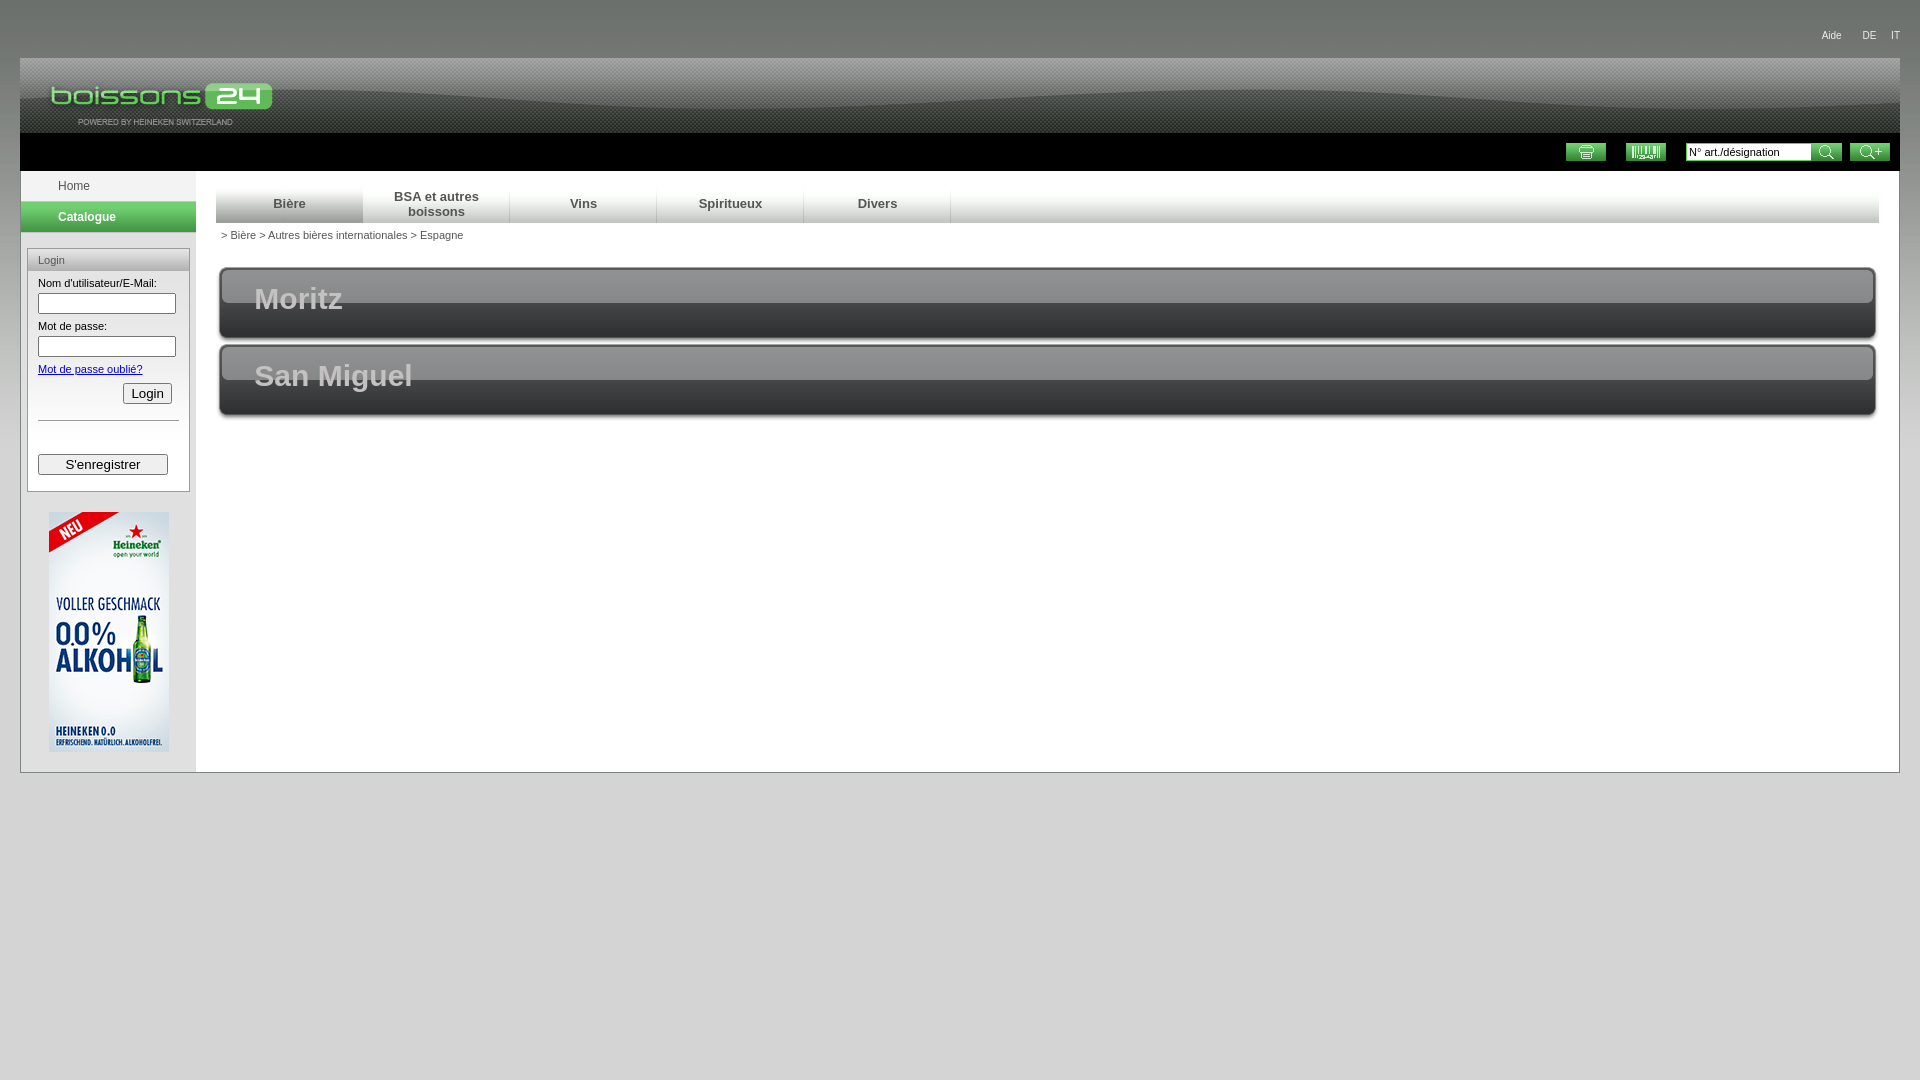 The width and height of the screenshot is (1920, 1080). I want to click on 'Divers', so click(878, 203).